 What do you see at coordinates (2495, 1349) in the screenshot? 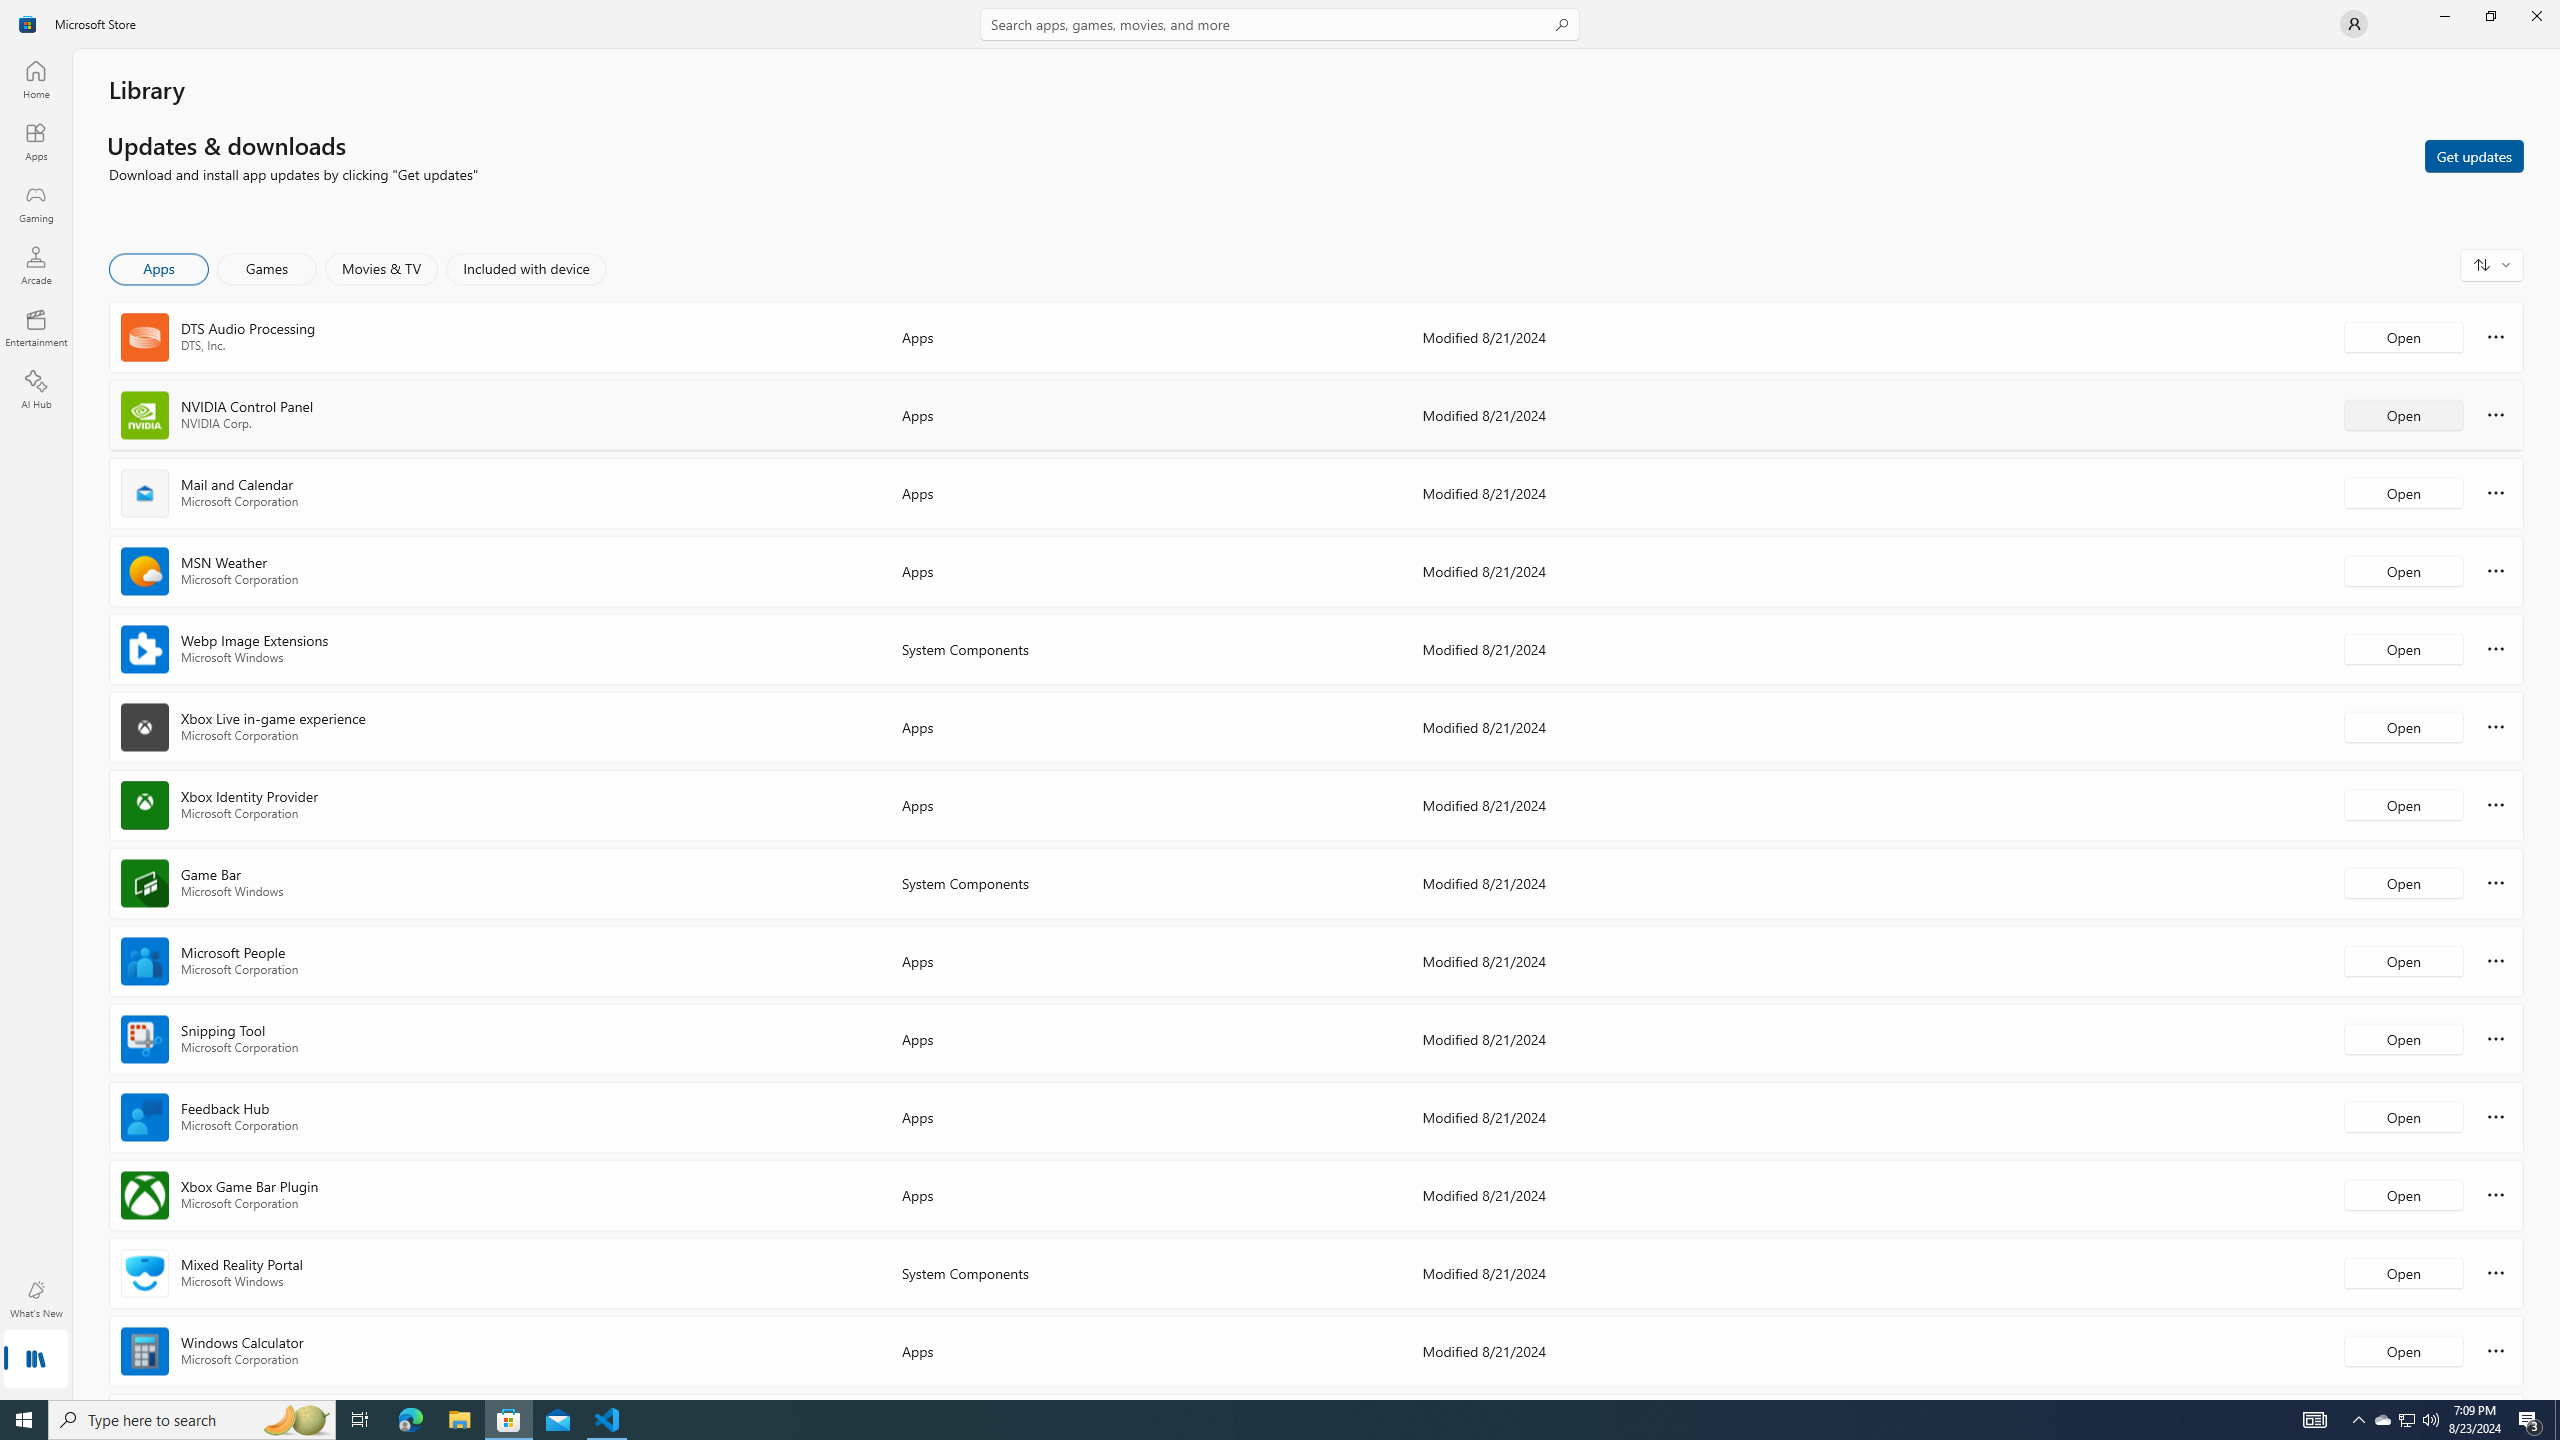
I see `'More options'` at bounding box center [2495, 1349].